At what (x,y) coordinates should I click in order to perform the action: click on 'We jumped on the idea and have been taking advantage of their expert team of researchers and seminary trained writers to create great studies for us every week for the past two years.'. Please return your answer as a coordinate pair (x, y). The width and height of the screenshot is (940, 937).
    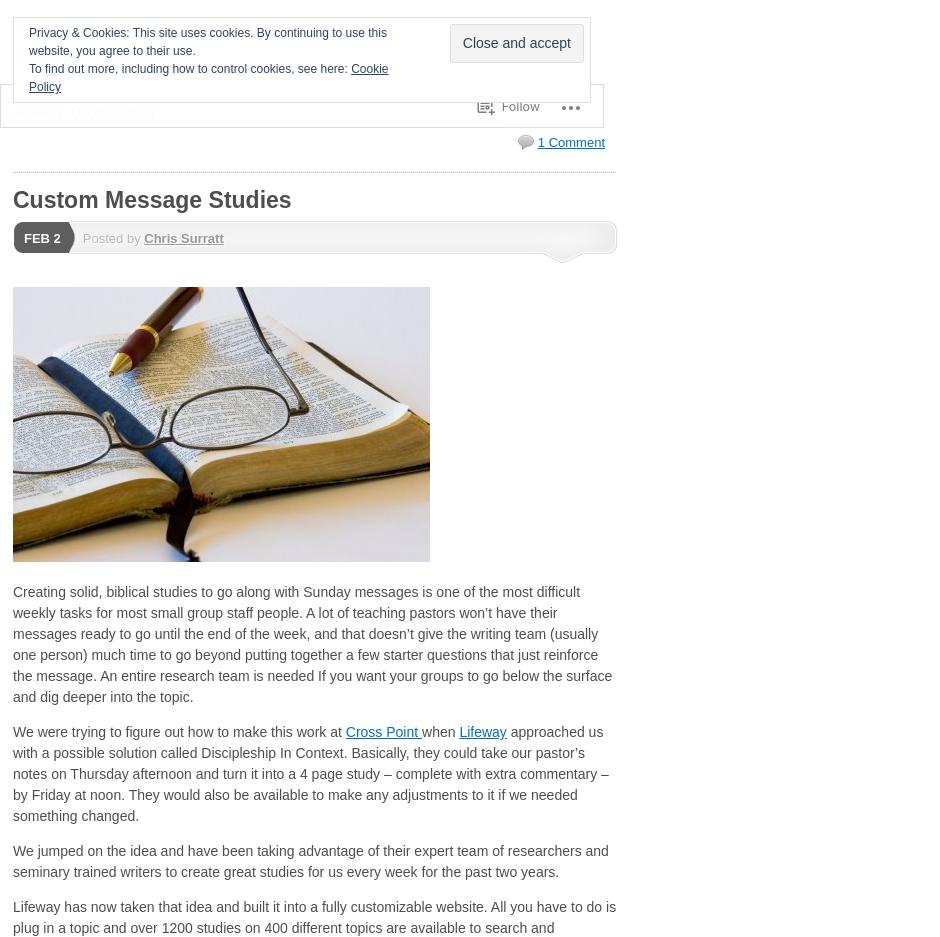
    Looking at the image, I should click on (12, 861).